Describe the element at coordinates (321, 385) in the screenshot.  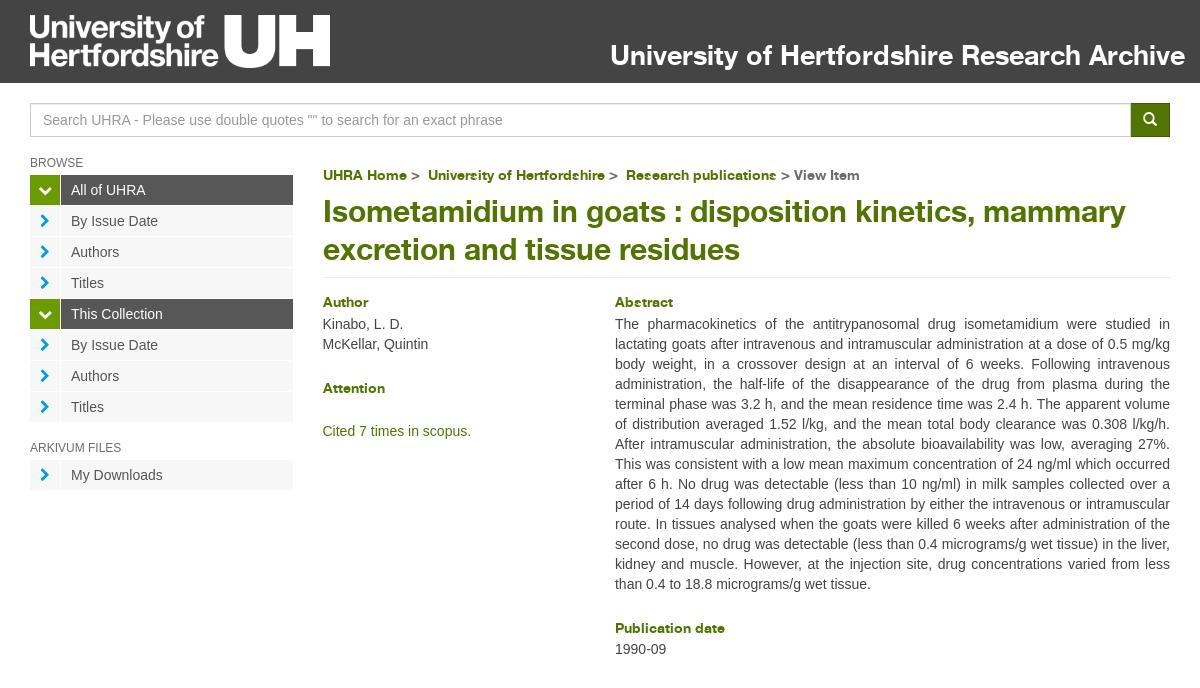
I see `'Attention'` at that location.